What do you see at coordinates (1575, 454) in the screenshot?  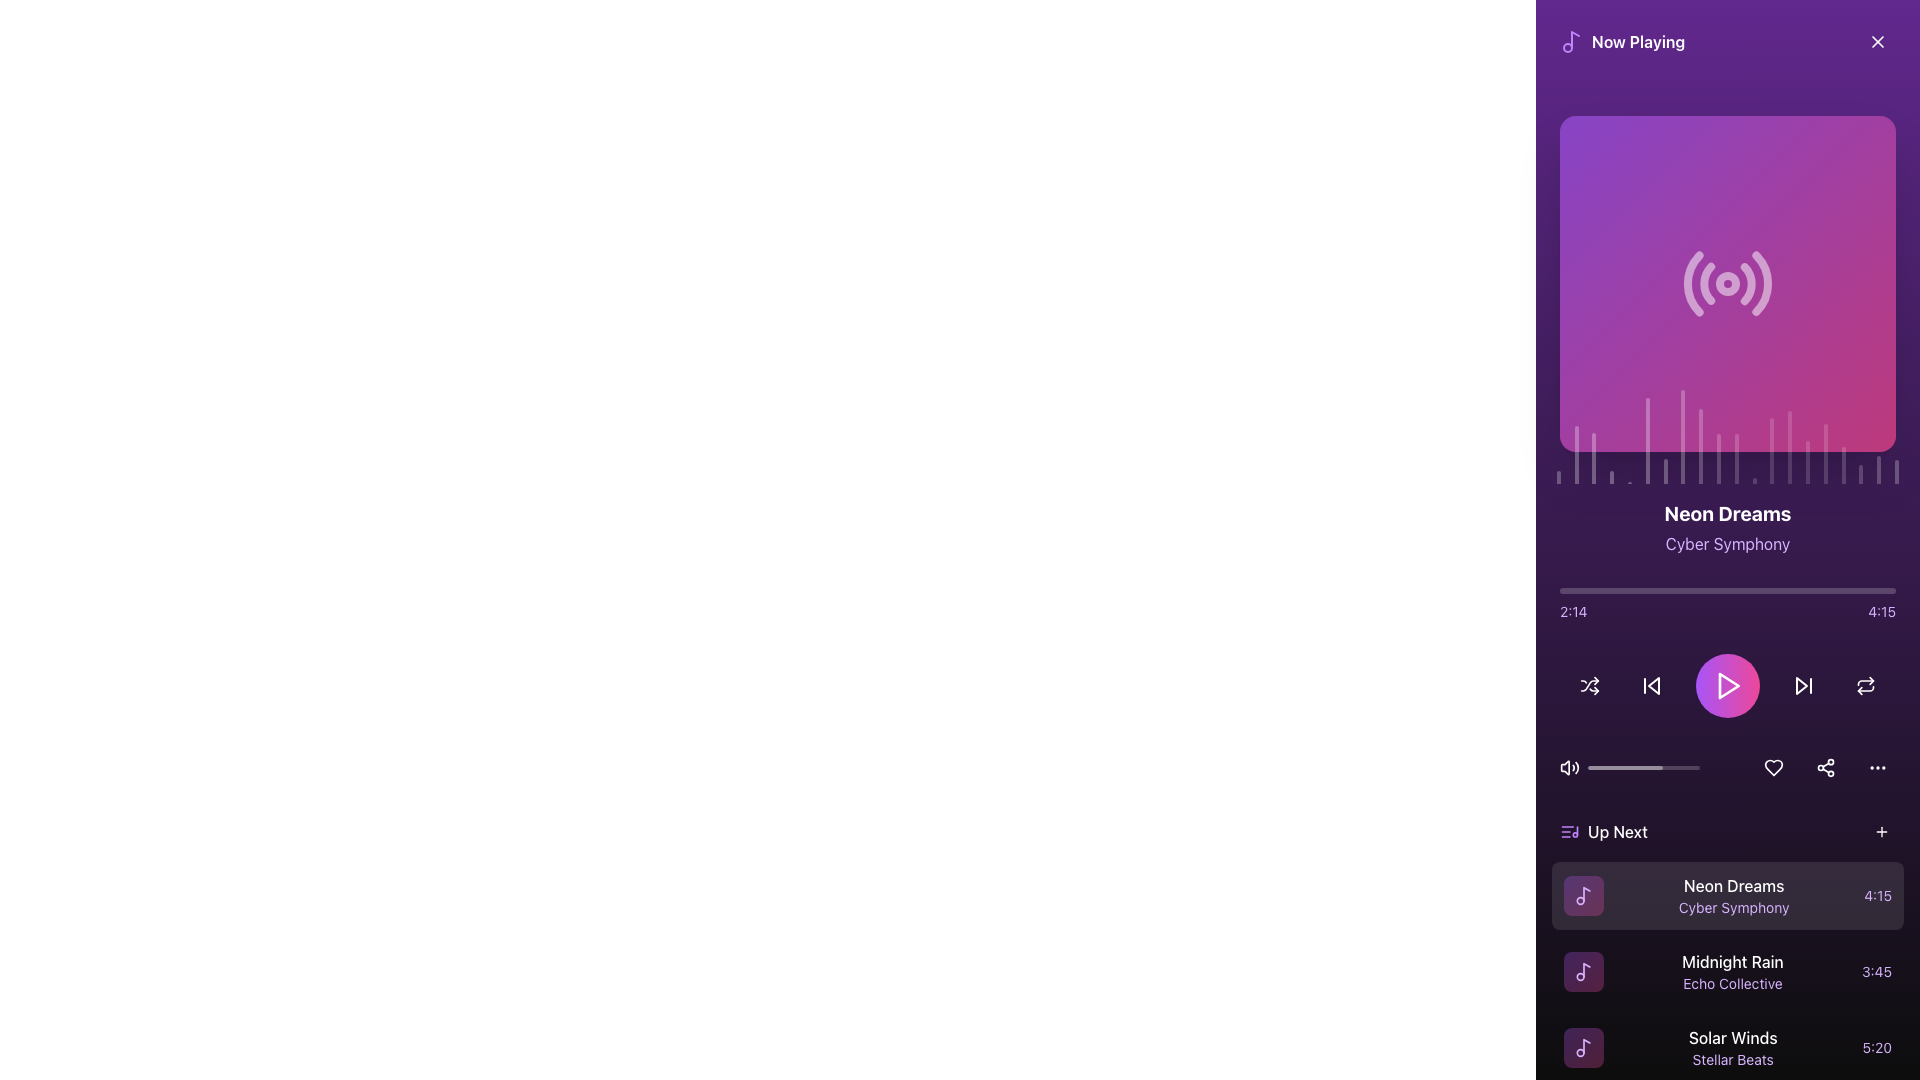 I see `the animation of the second vertical bar chart segment from the left, which represents audio level activity in the player interface` at bounding box center [1575, 454].